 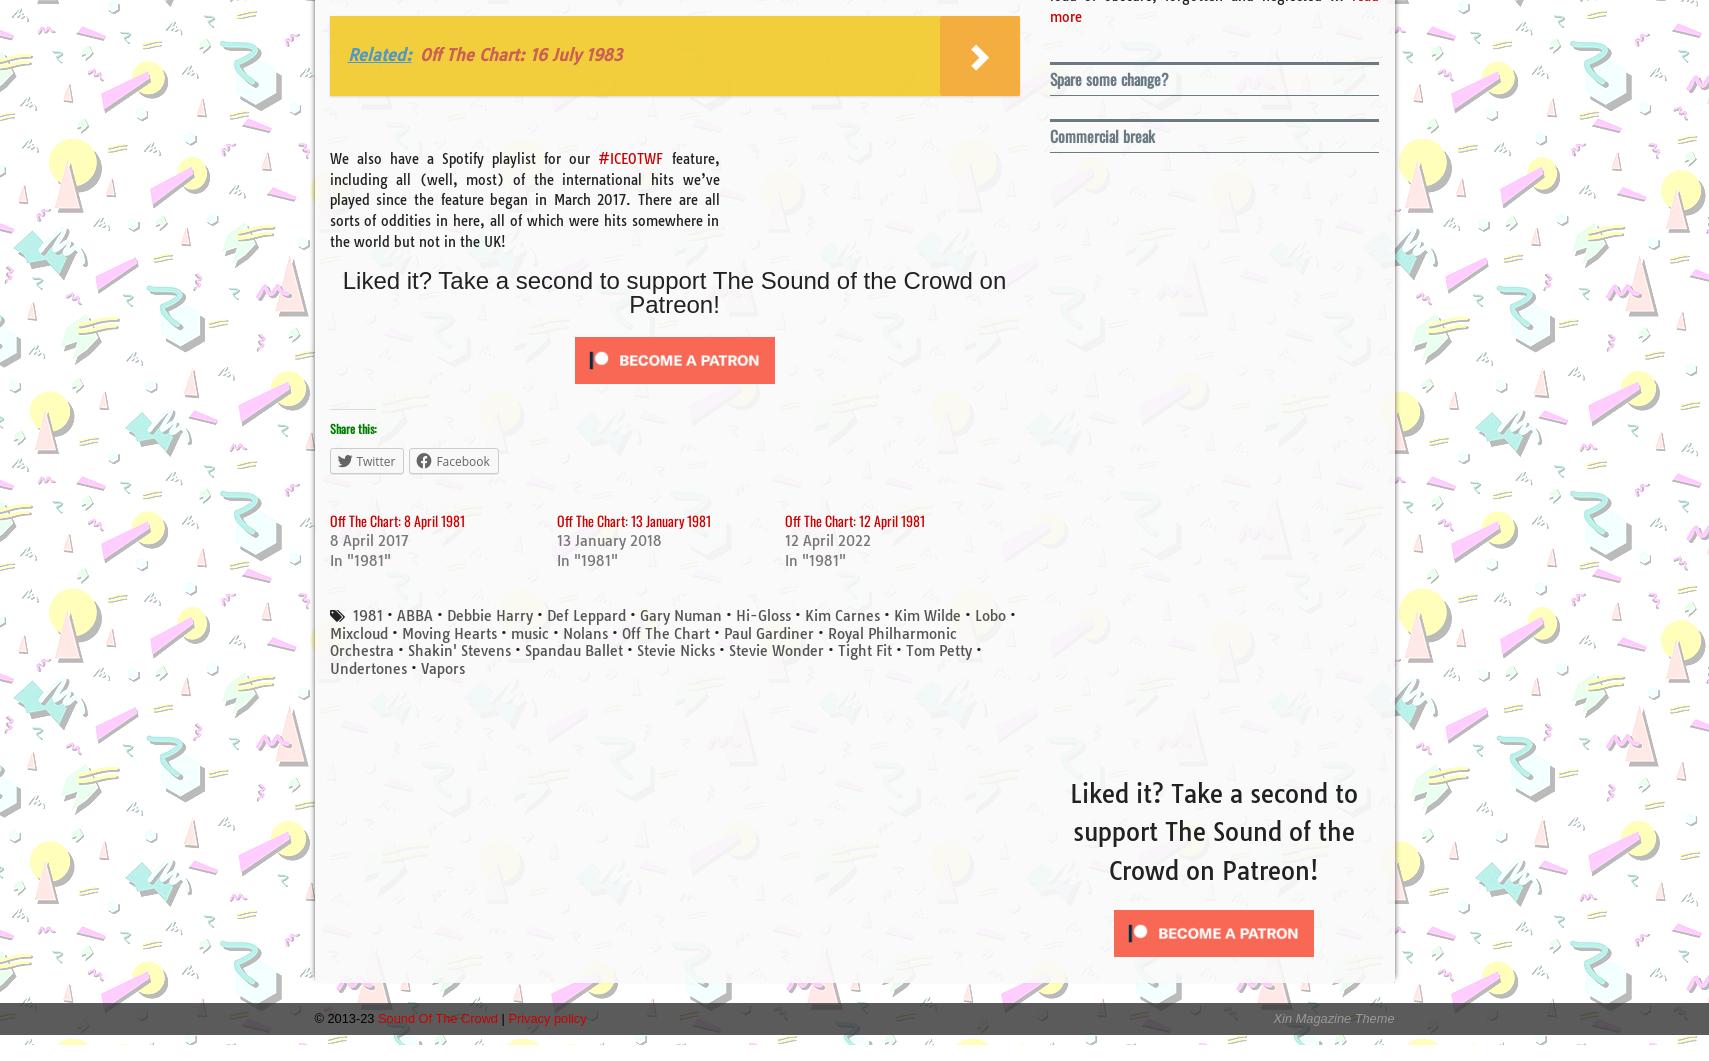 What do you see at coordinates (366, 667) in the screenshot?
I see `'Undertones'` at bounding box center [366, 667].